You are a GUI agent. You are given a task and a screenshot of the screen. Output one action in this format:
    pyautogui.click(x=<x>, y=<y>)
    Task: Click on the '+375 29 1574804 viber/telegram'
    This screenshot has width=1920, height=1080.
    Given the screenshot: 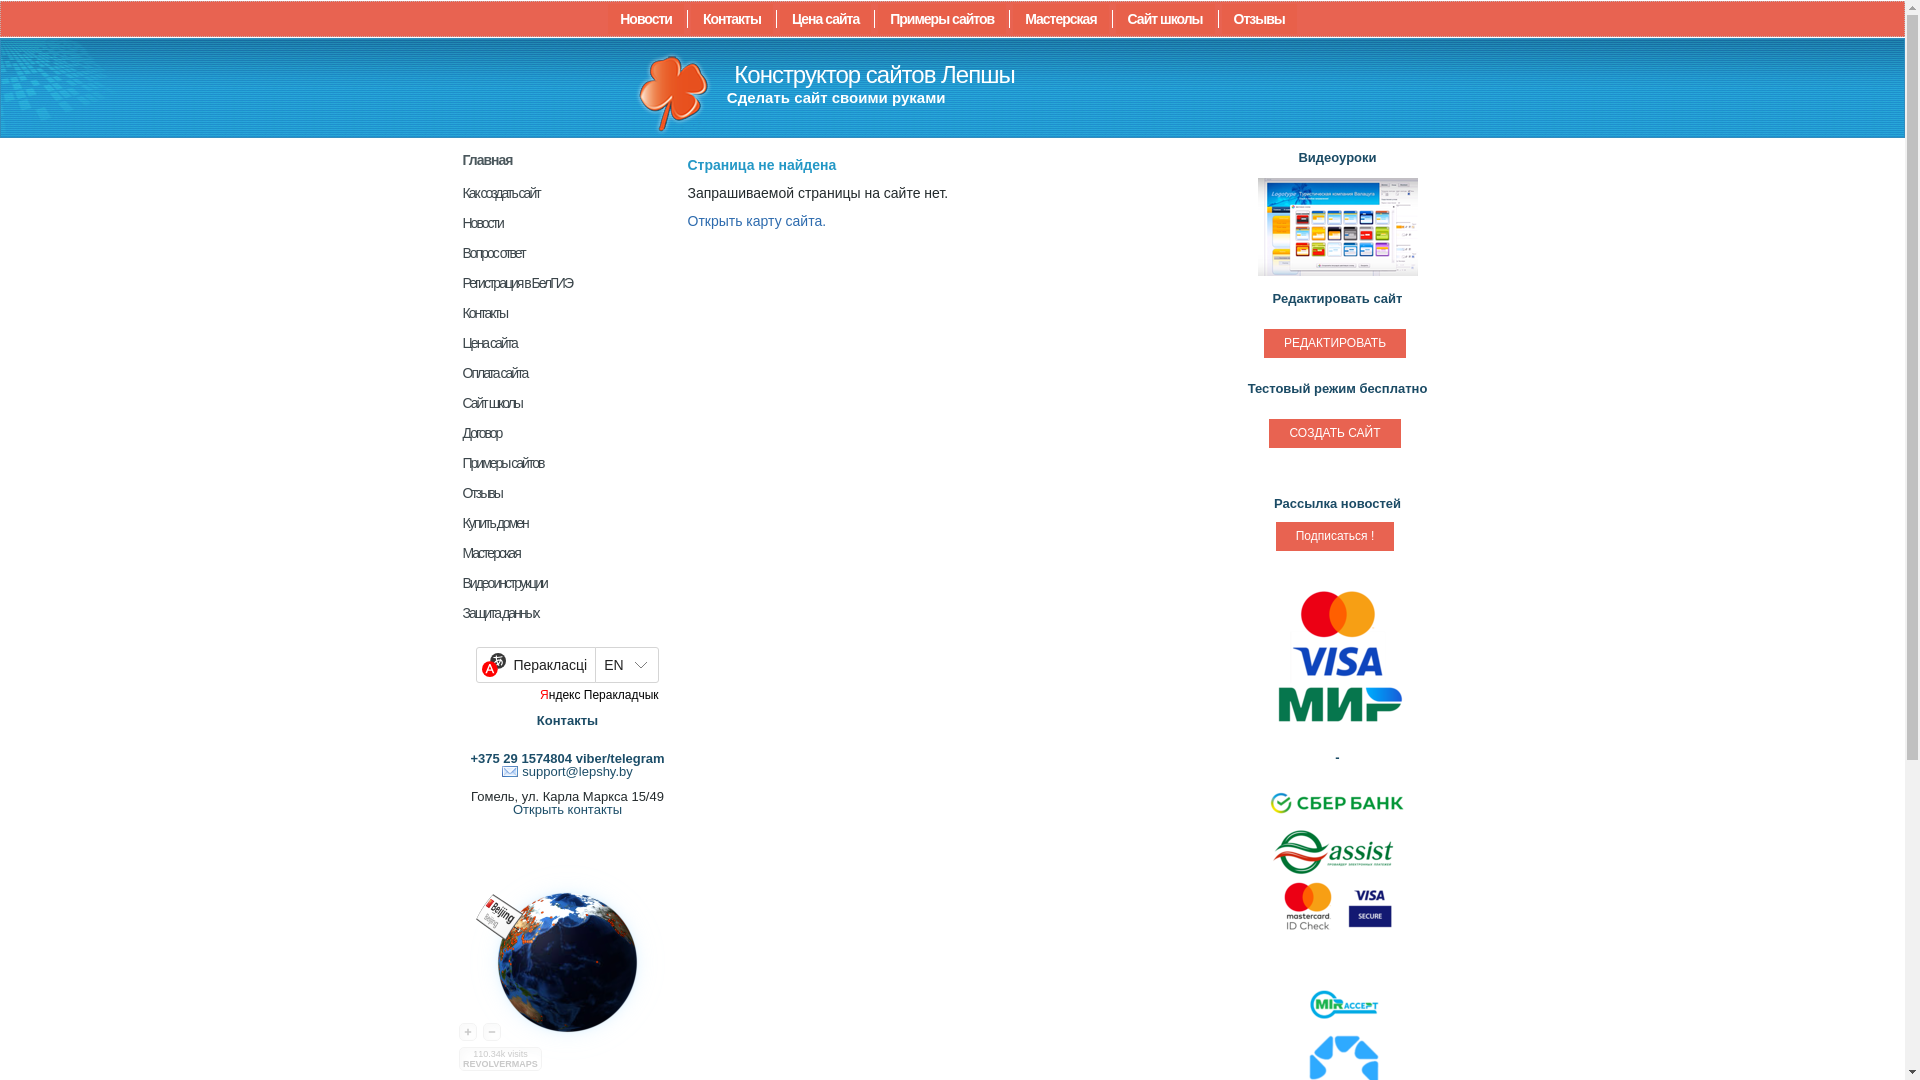 What is the action you would take?
    pyautogui.click(x=565, y=758)
    